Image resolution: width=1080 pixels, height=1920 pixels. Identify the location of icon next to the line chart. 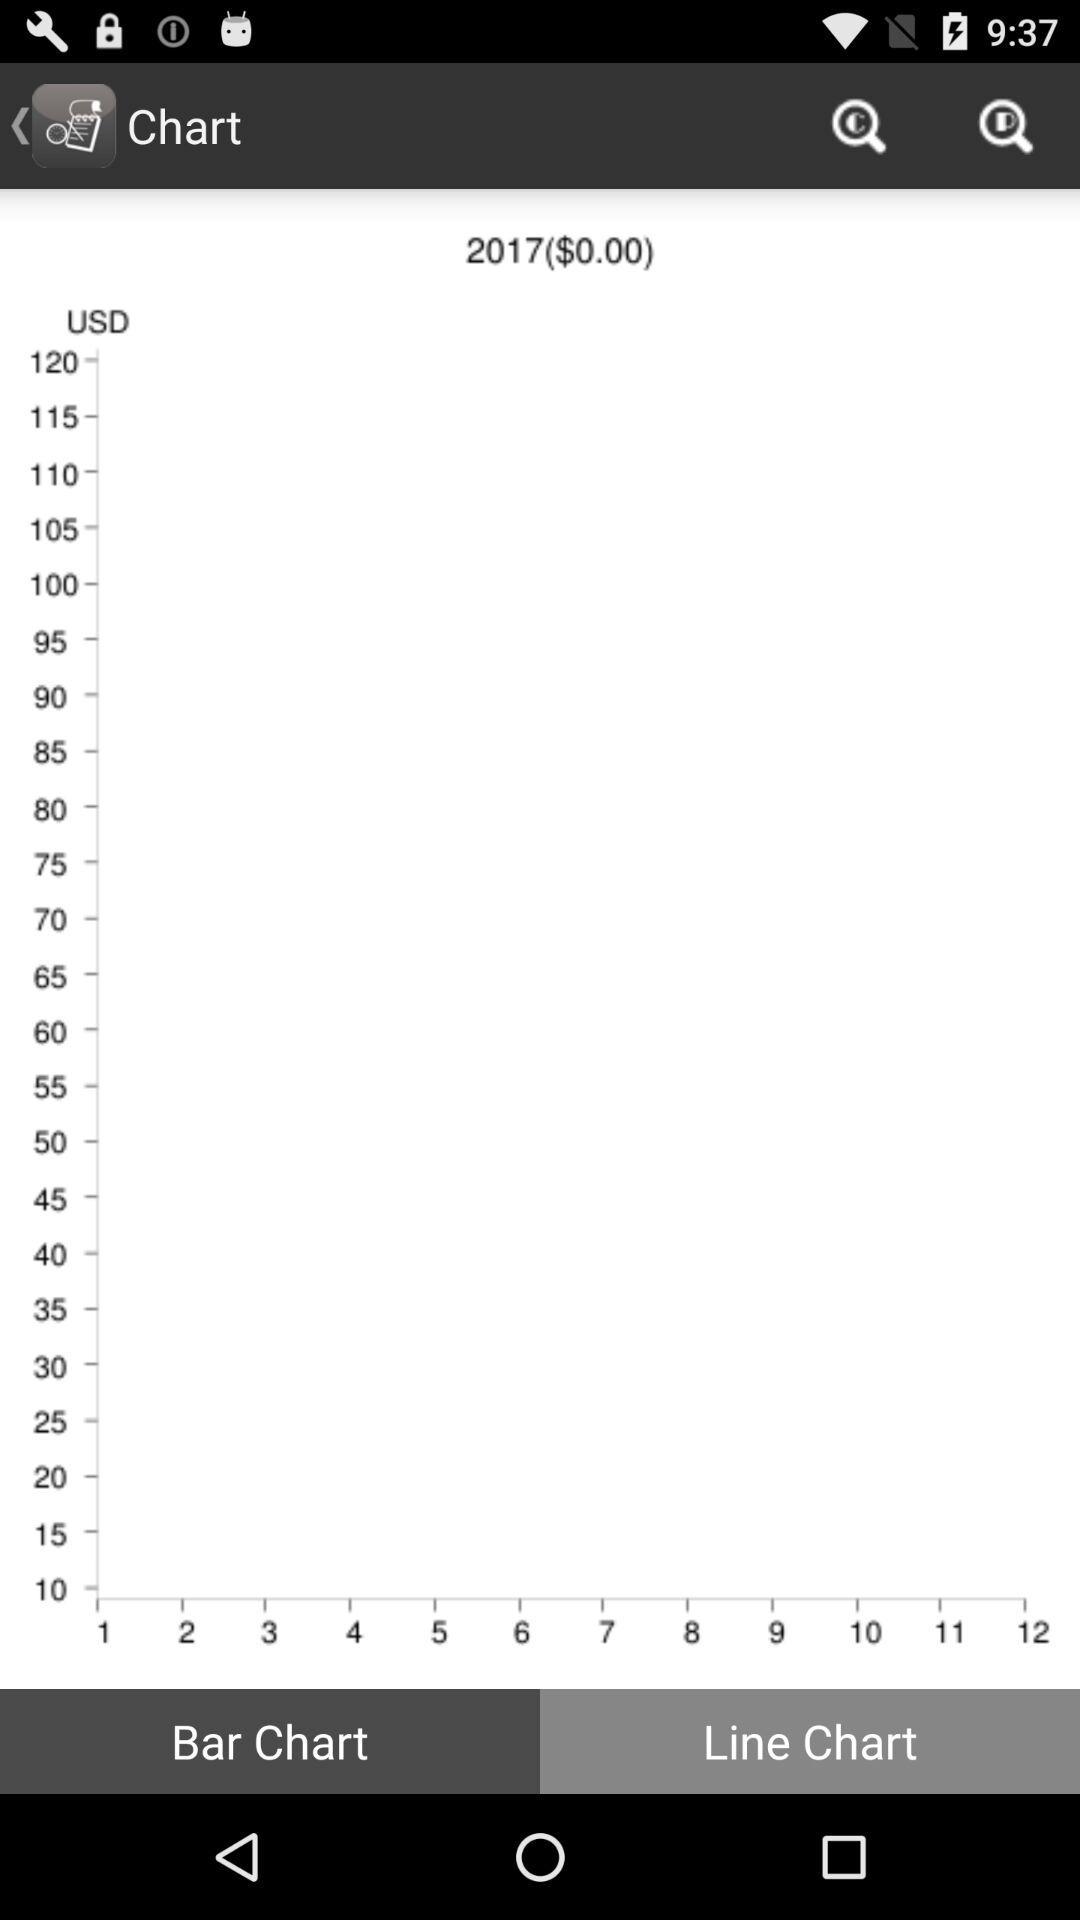
(270, 1740).